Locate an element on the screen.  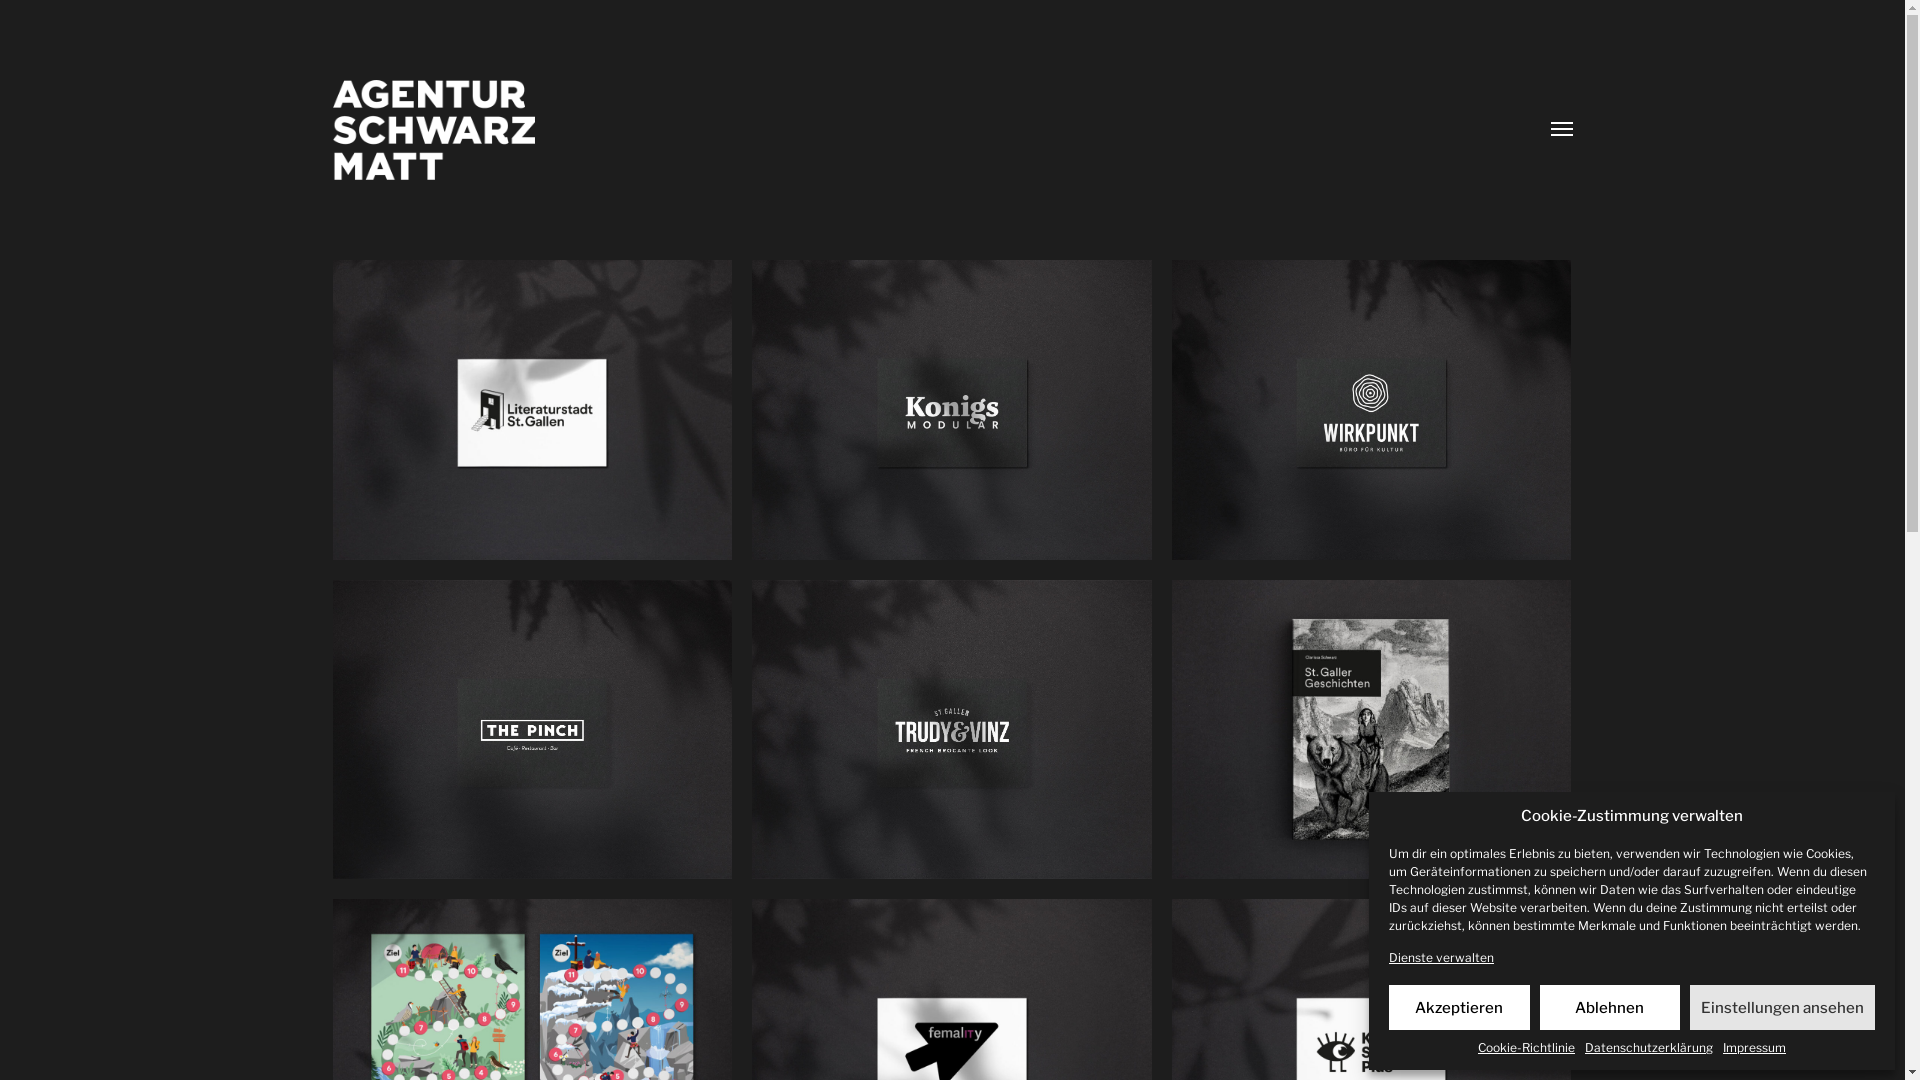
'Impressum' is located at coordinates (1753, 1046).